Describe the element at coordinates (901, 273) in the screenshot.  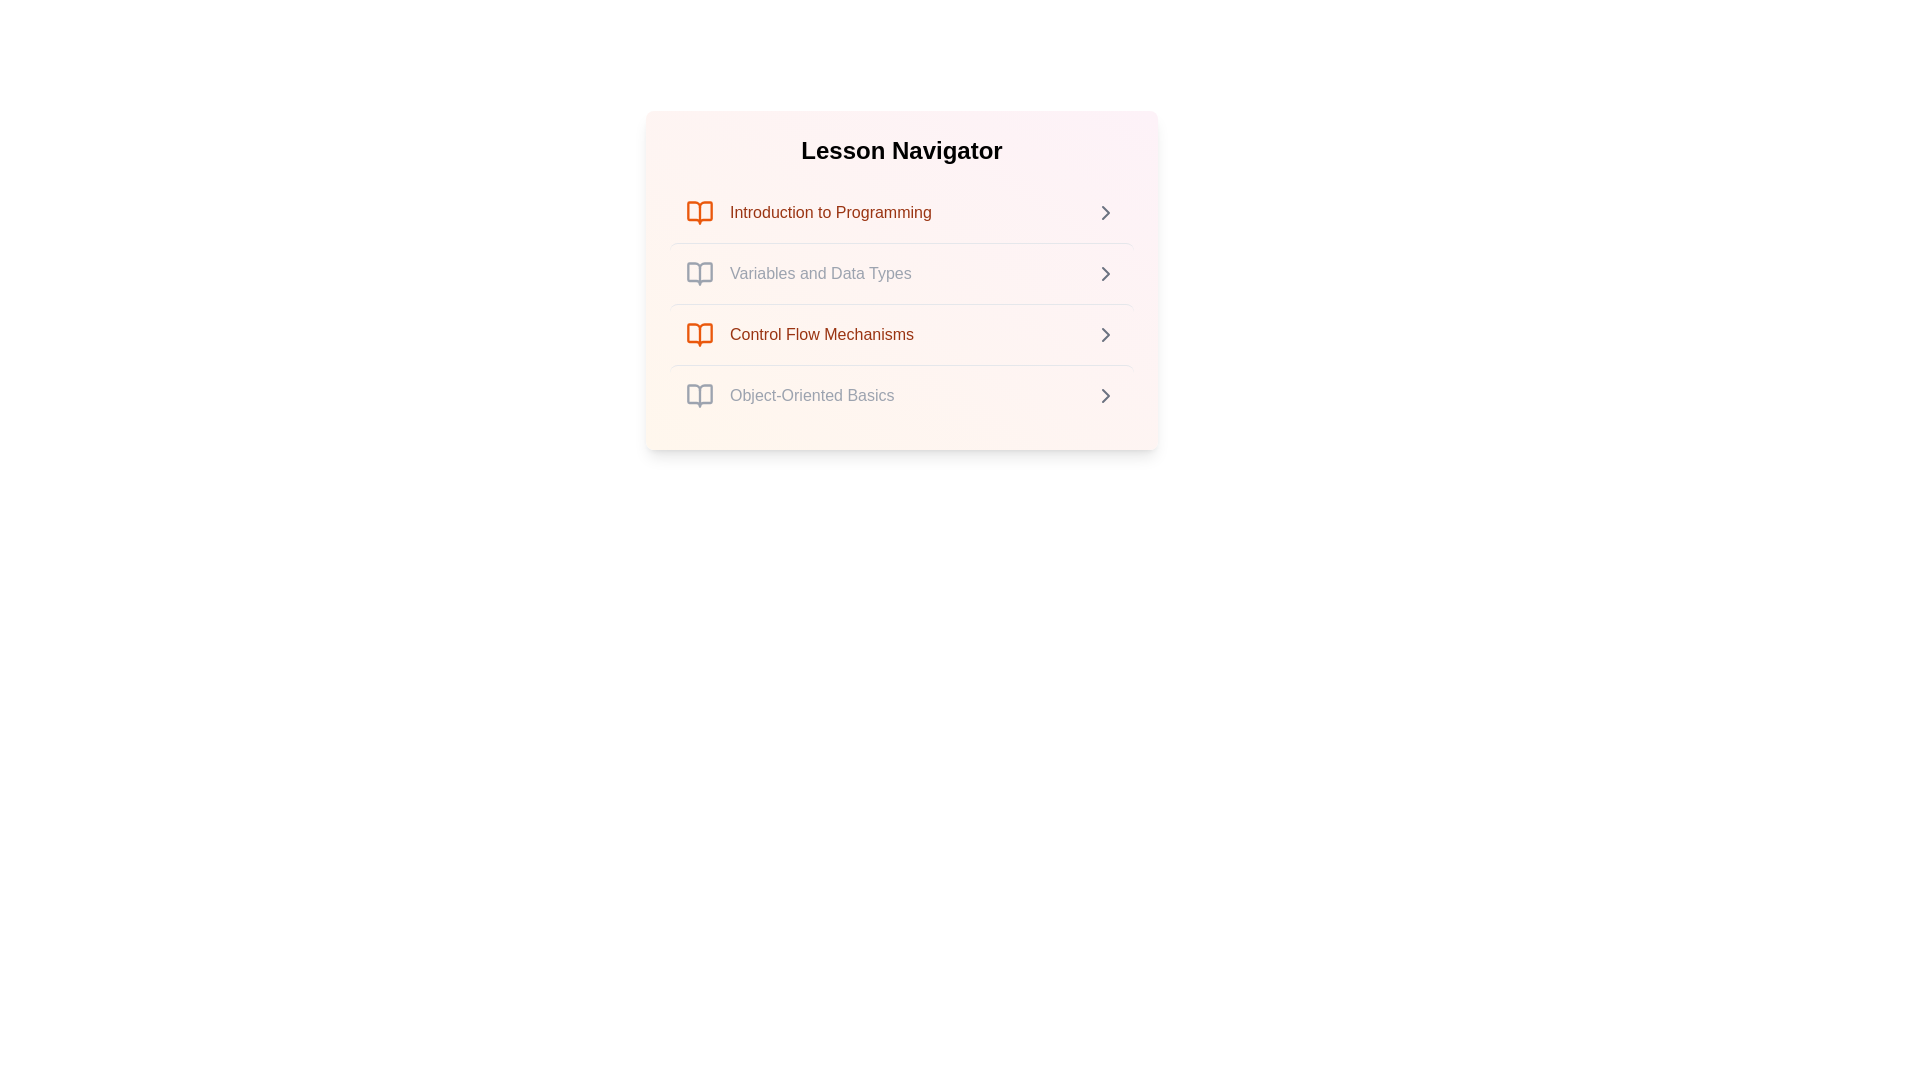
I see `the lesson item corresponding to Variables and Data Types` at that location.